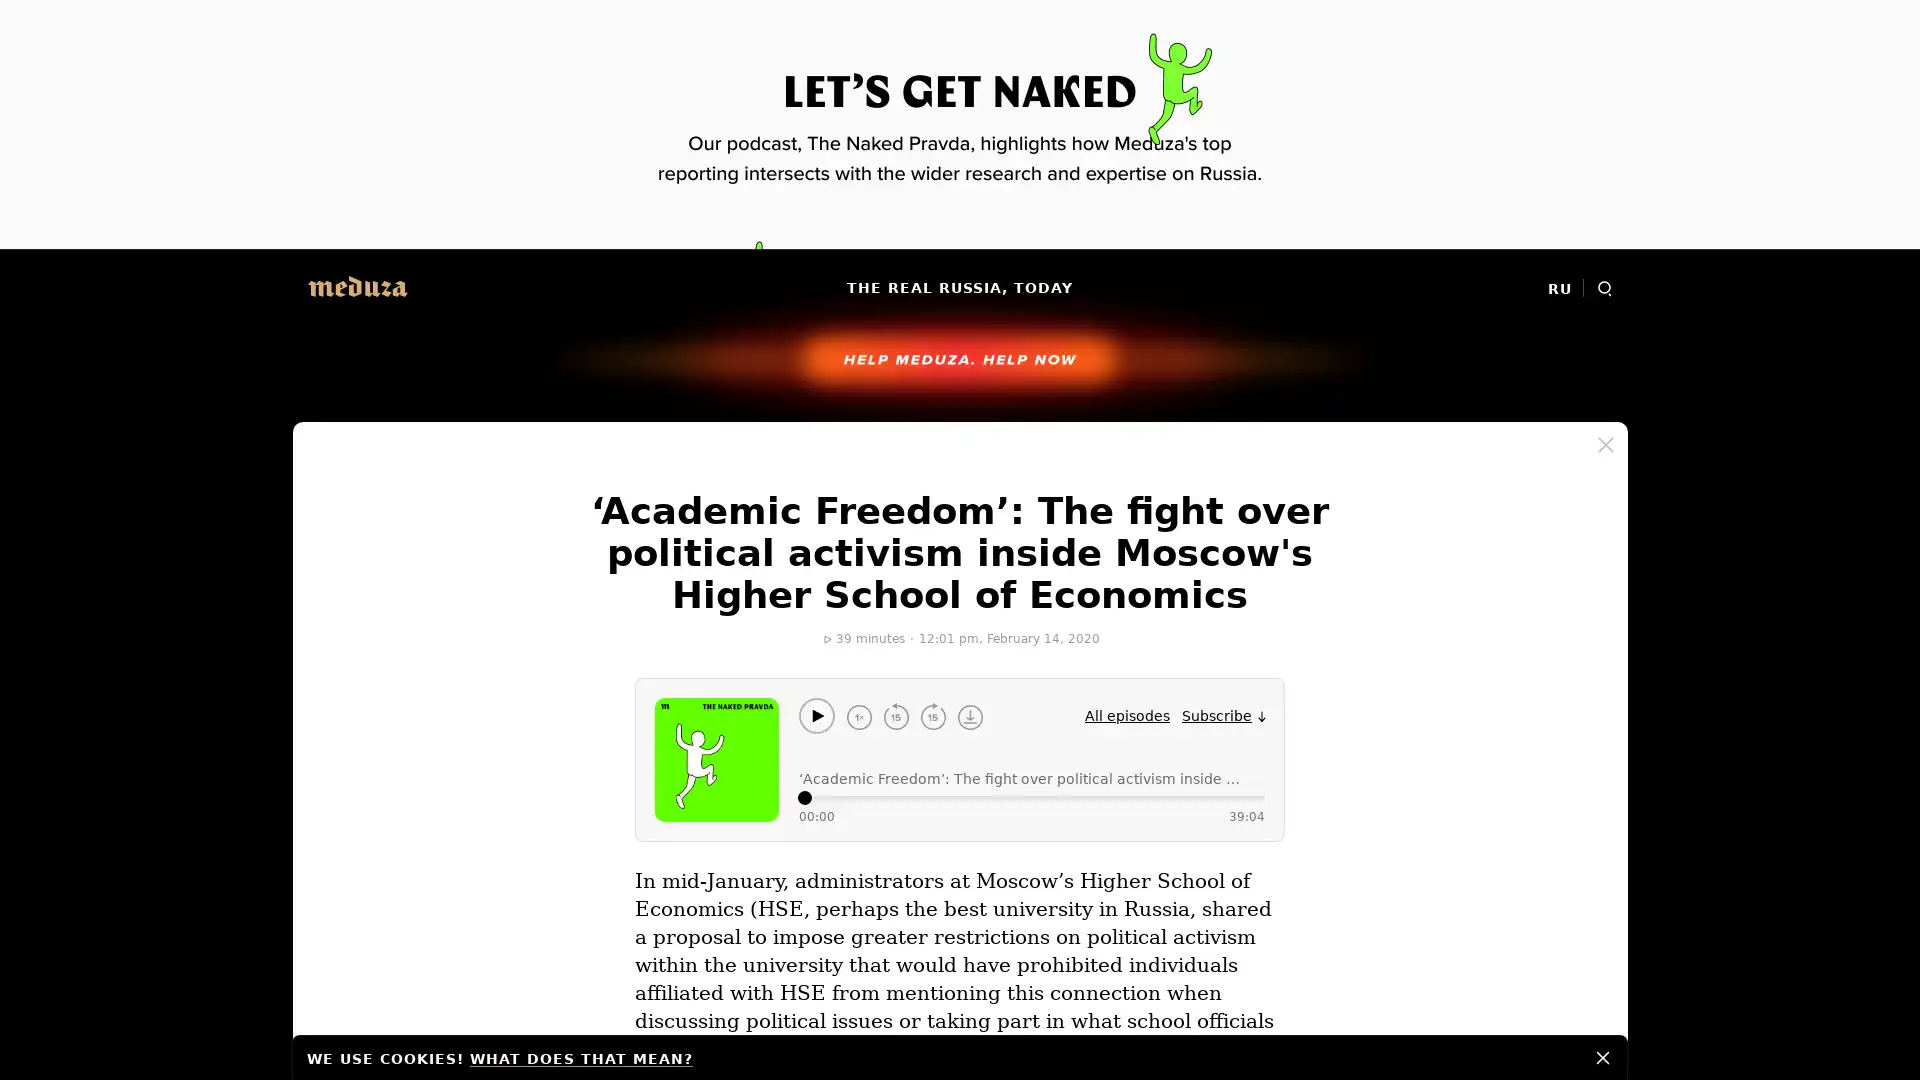 The width and height of the screenshot is (1920, 1080). Describe the element at coordinates (1603, 1055) in the screenshot. I see `Close notification` at that location.